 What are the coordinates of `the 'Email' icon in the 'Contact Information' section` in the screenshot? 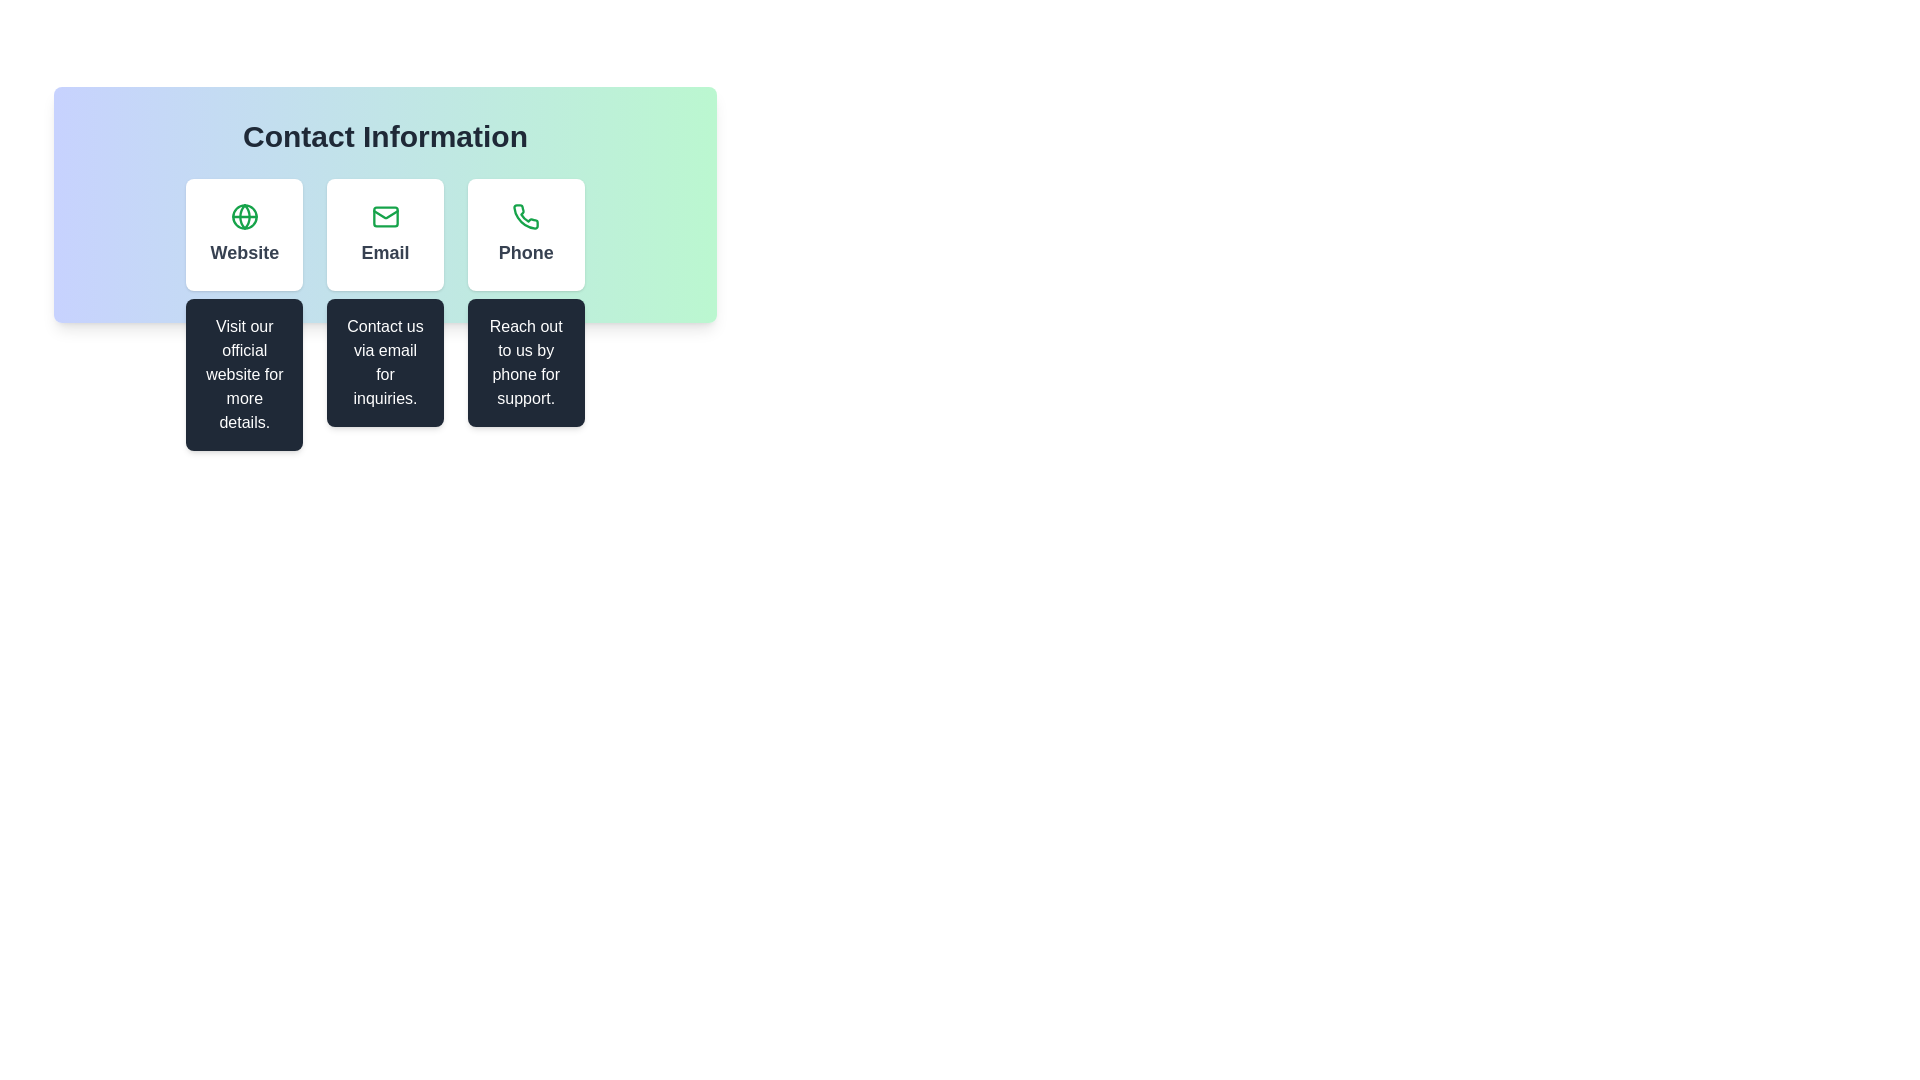 It's located at (385, 216).